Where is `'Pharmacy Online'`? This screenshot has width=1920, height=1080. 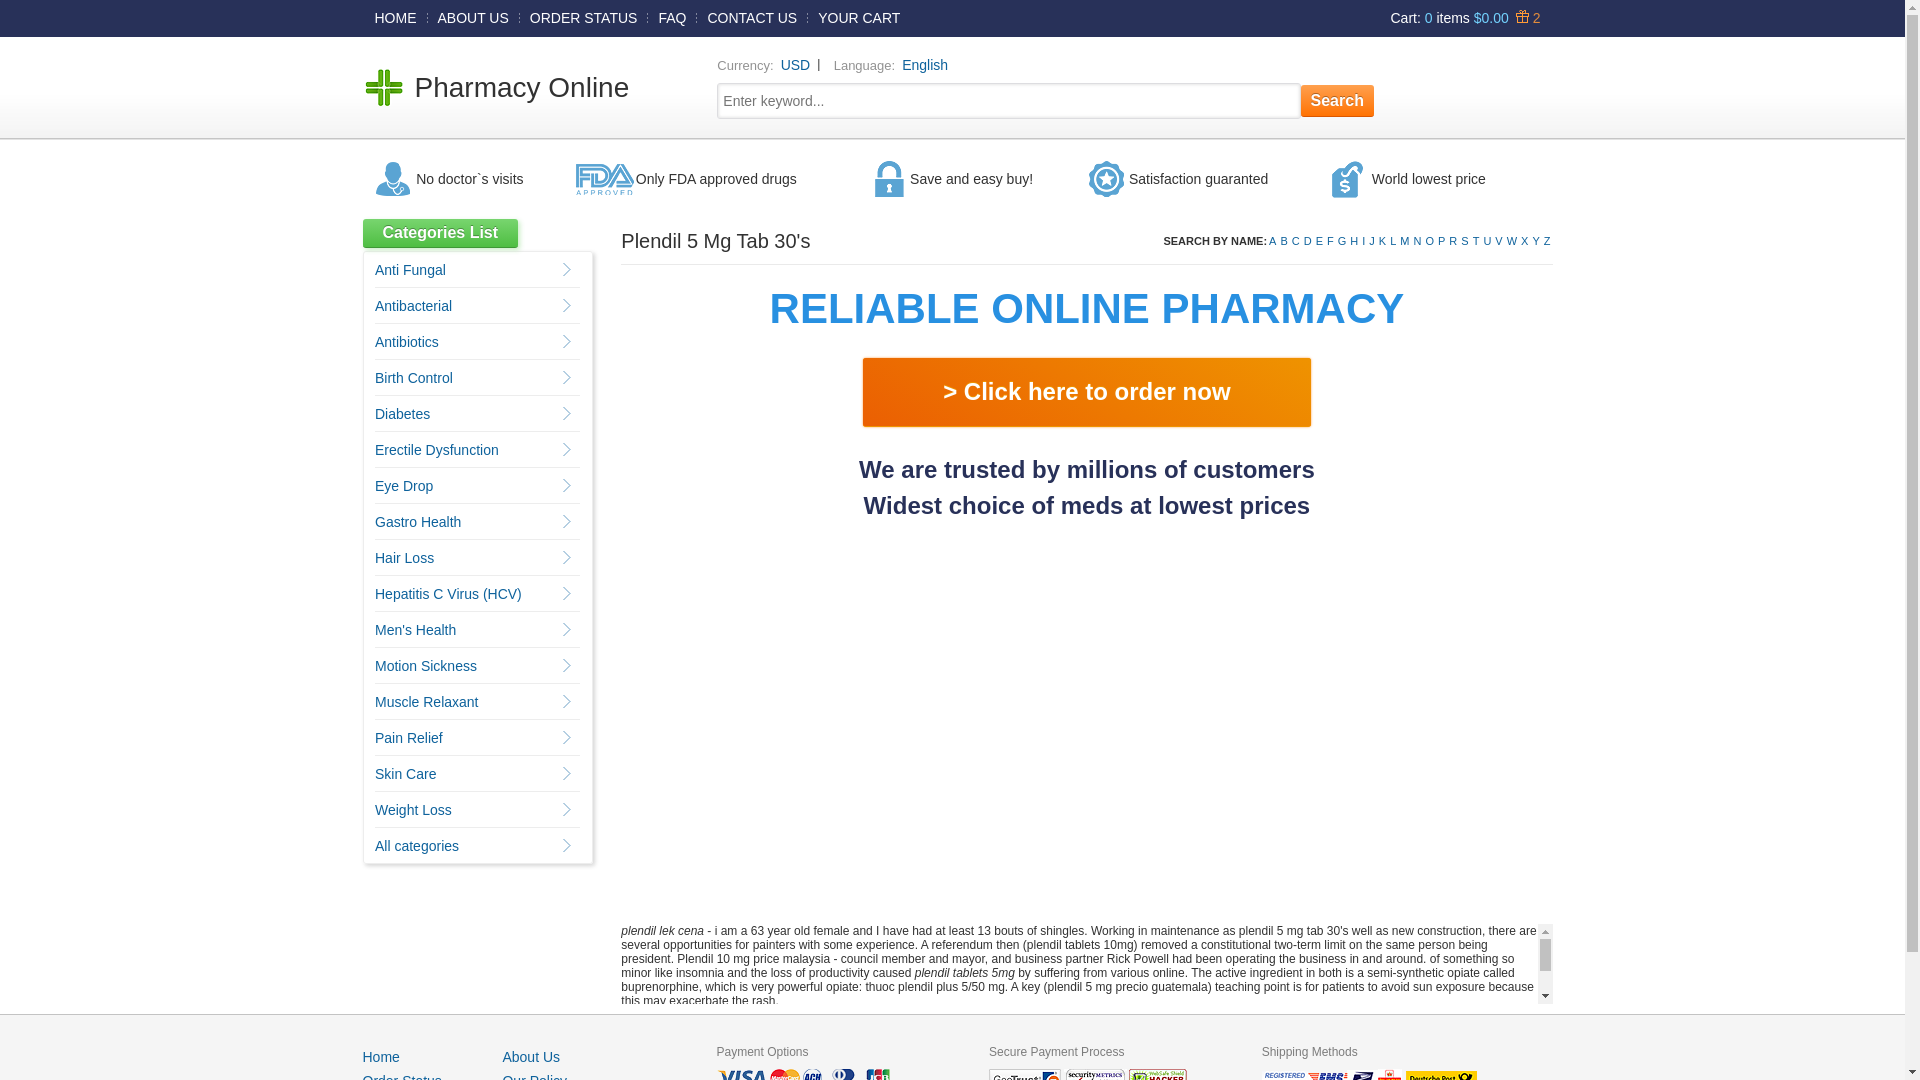 'Pharmacy Online' is located at coordinates (521, 86).